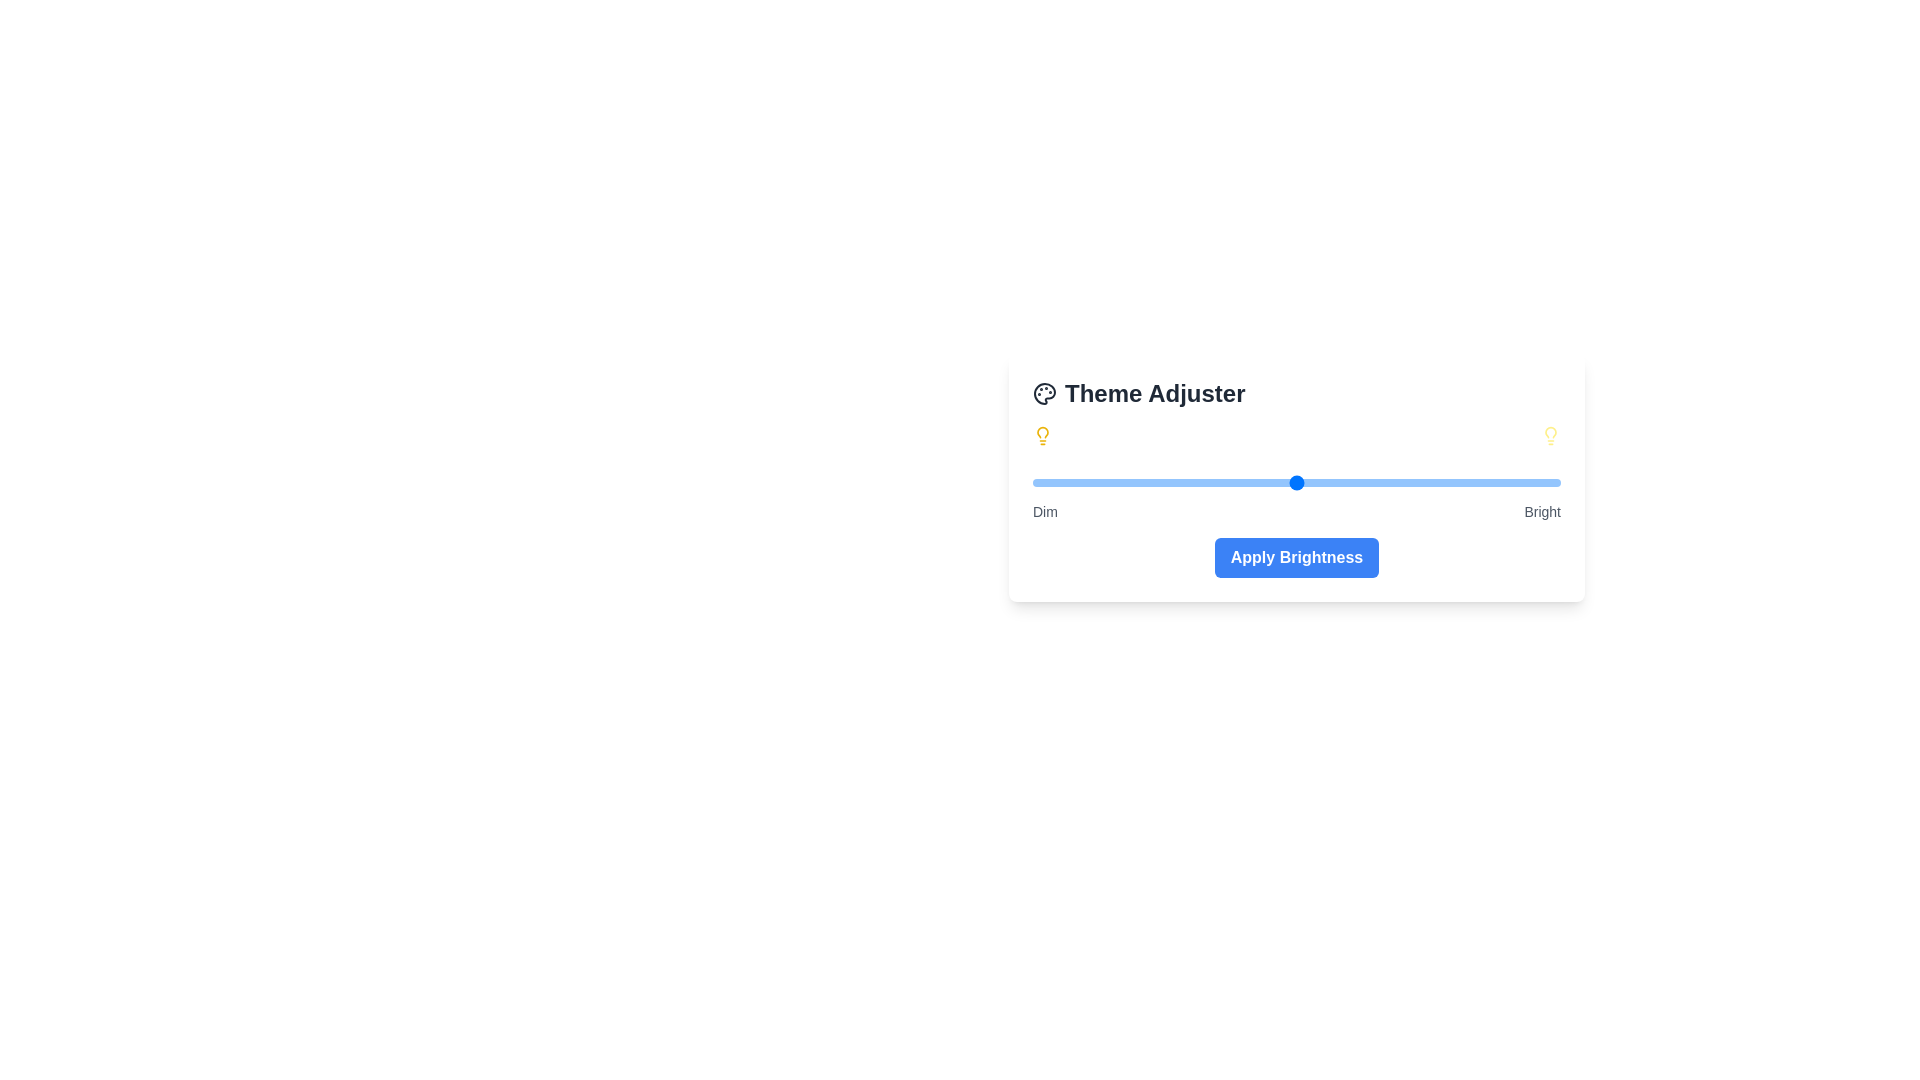 The image size is (1920, 1080). I want to click on the brightness slider to a specific value 91, so click(1513, 482).